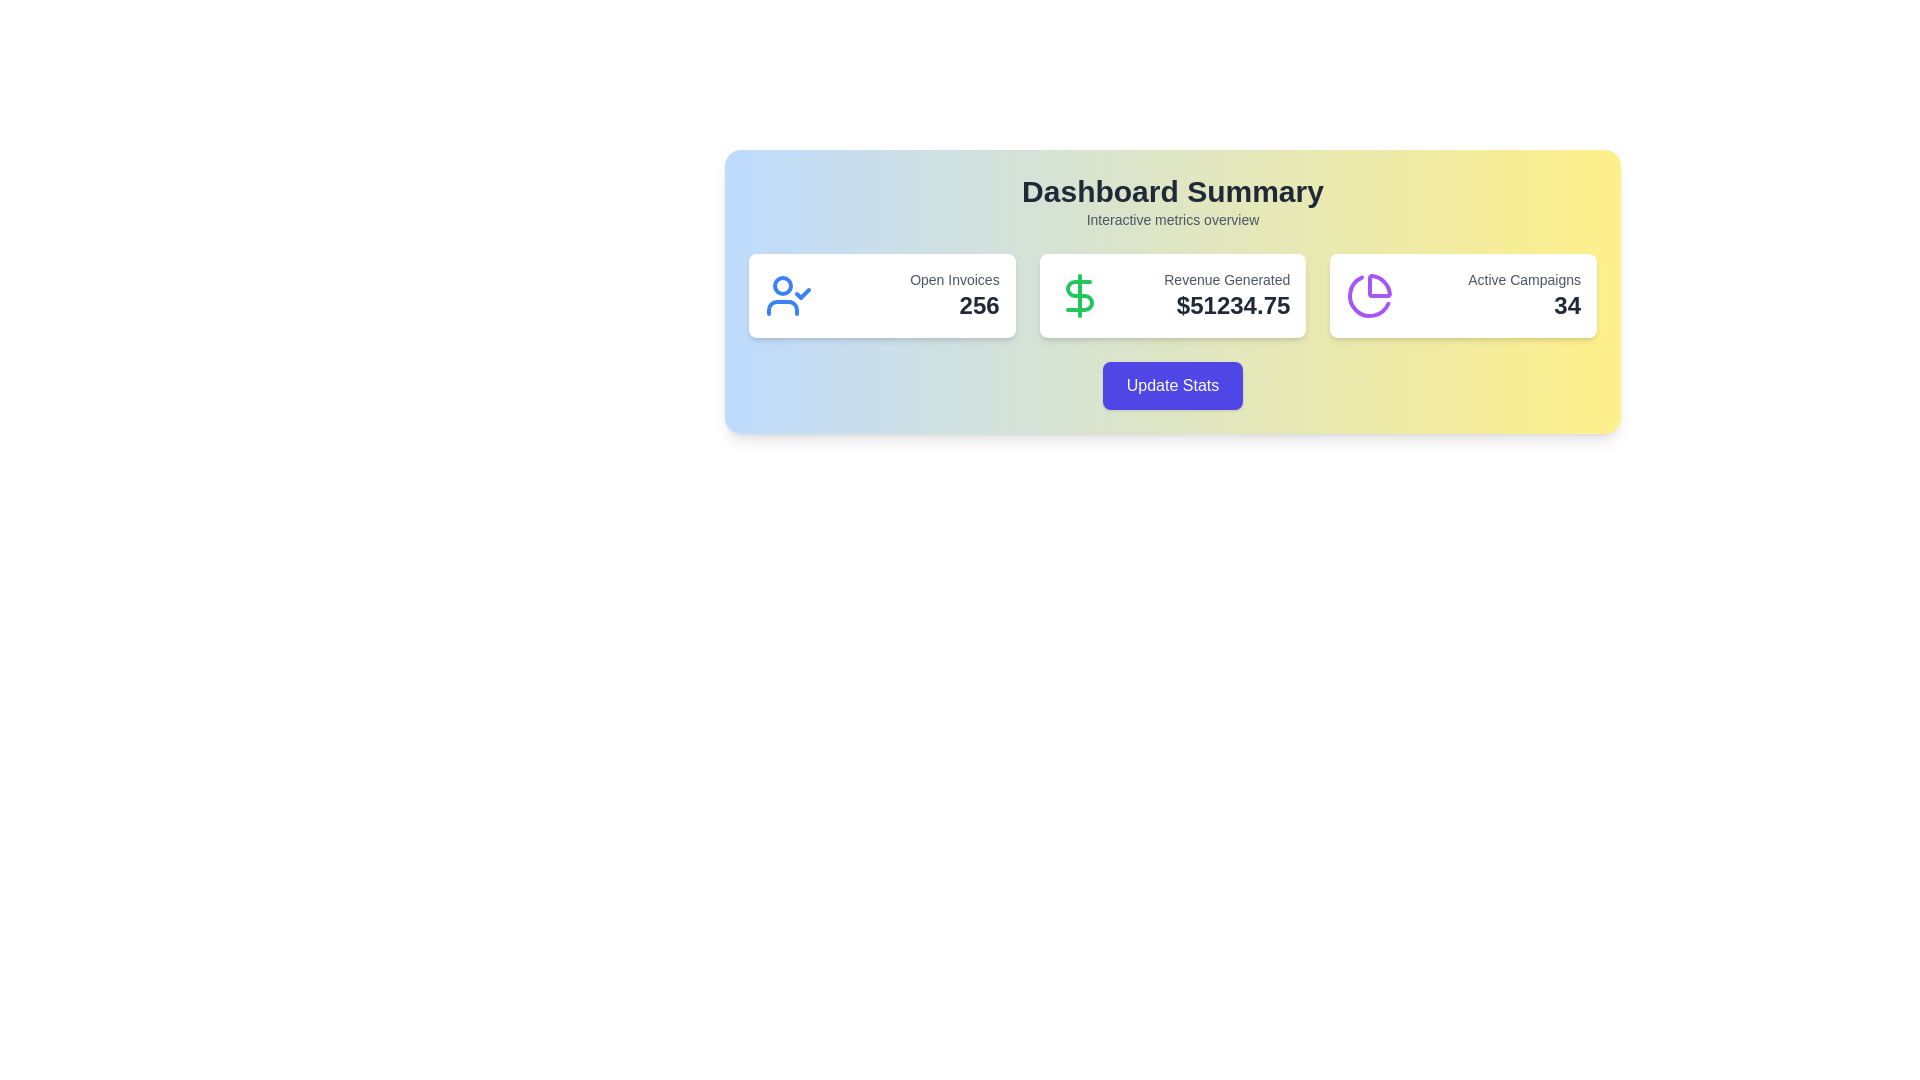 The height and width of the screenshot is (1080, 1920). Describe the element at coordinates (1368, 296) in the screenshot. I see `the SVG graphic icon representing data segmentation in the 'Active Campaigns' card displaying the number 34` at that location.